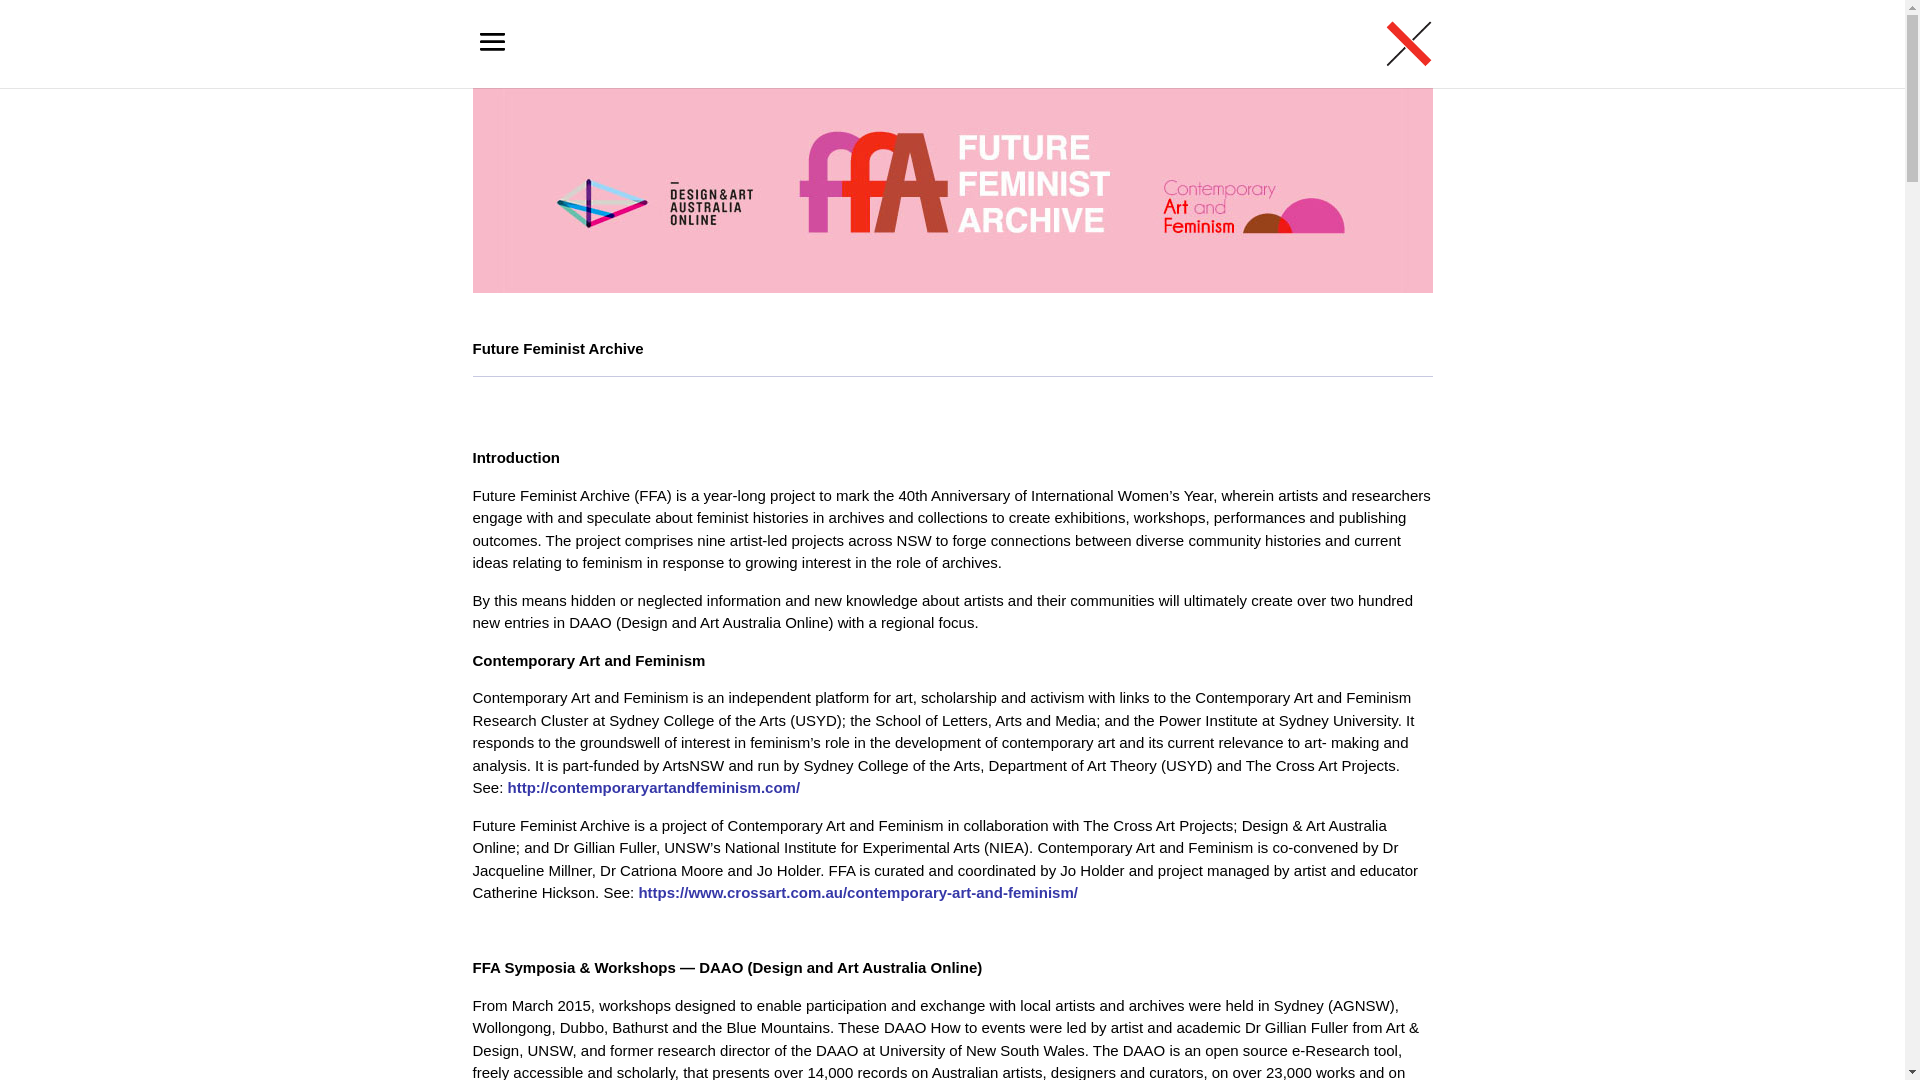 The width and height of the screenshot is (1920, 1080). I want to click on 'http://contemporaryartandfeminism.com/', so click(654, 786).